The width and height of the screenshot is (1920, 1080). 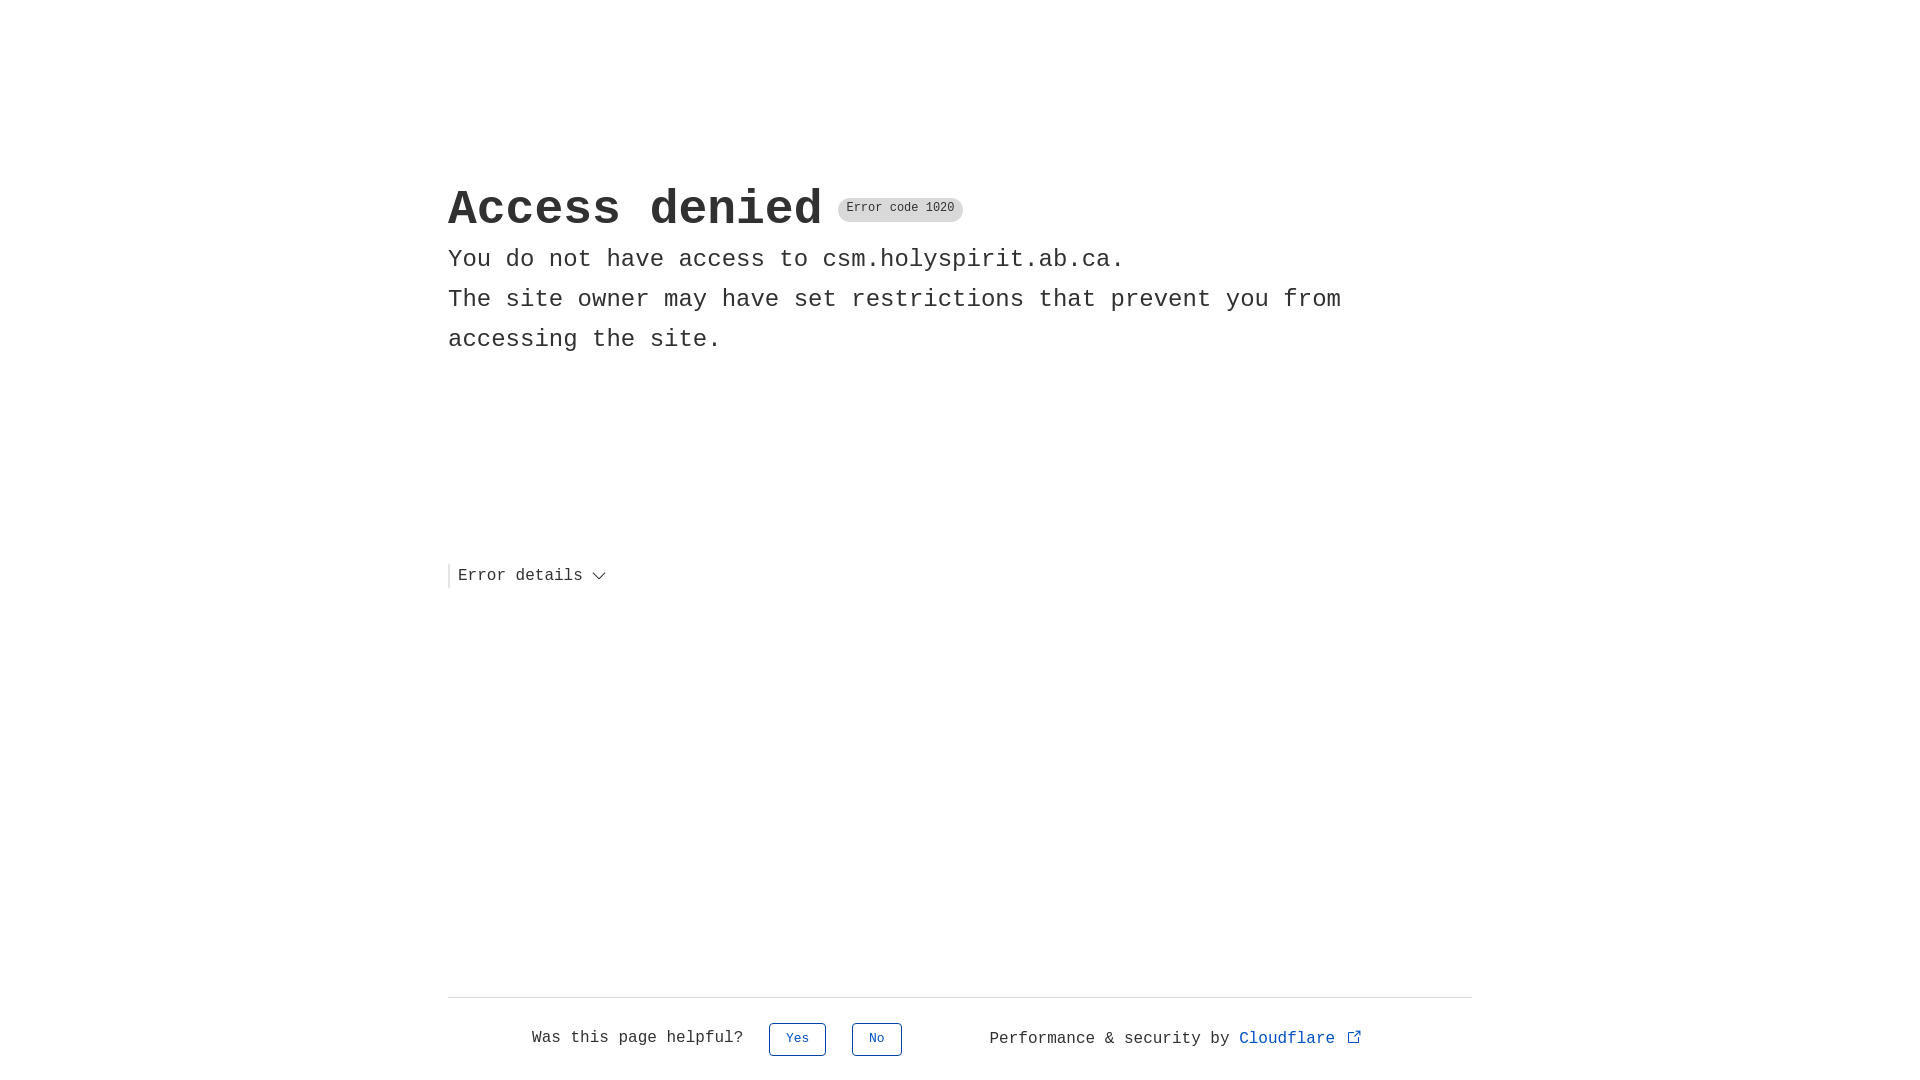 I want to click on 'No', so click(x=877, y=1038).